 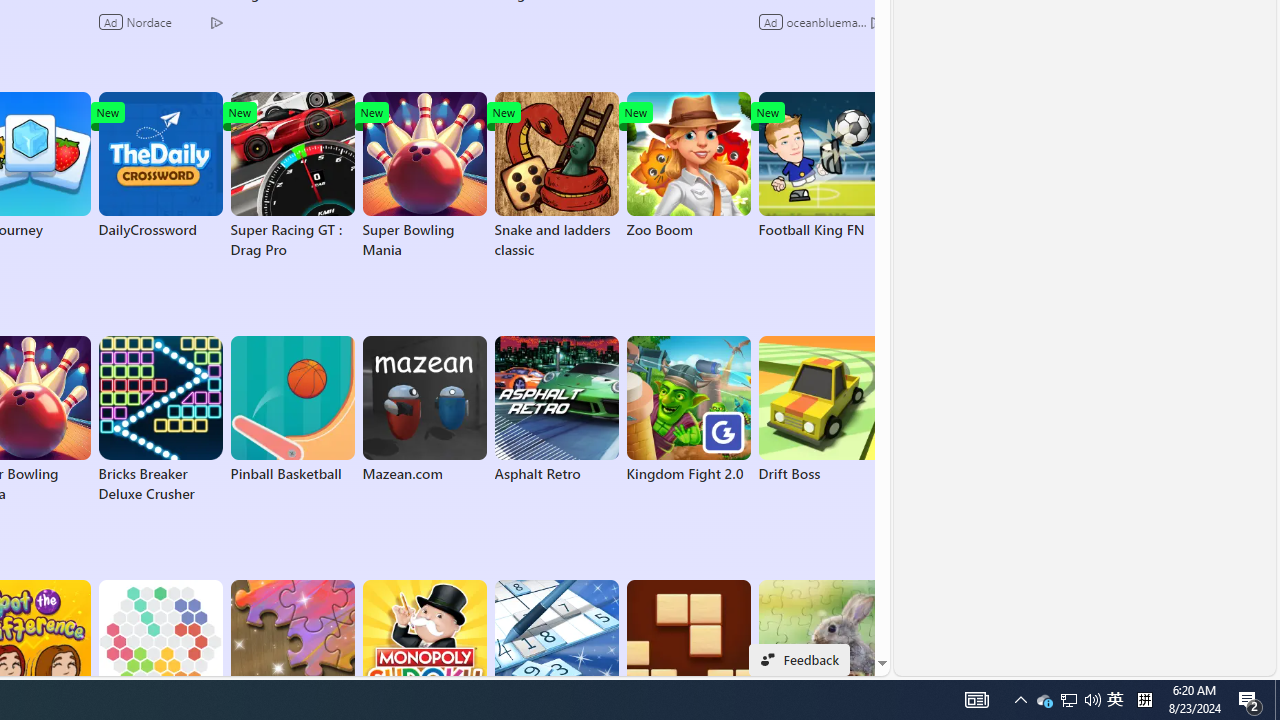 I want to click on 'Super Bowling Mania', so click(x=423, y=175).